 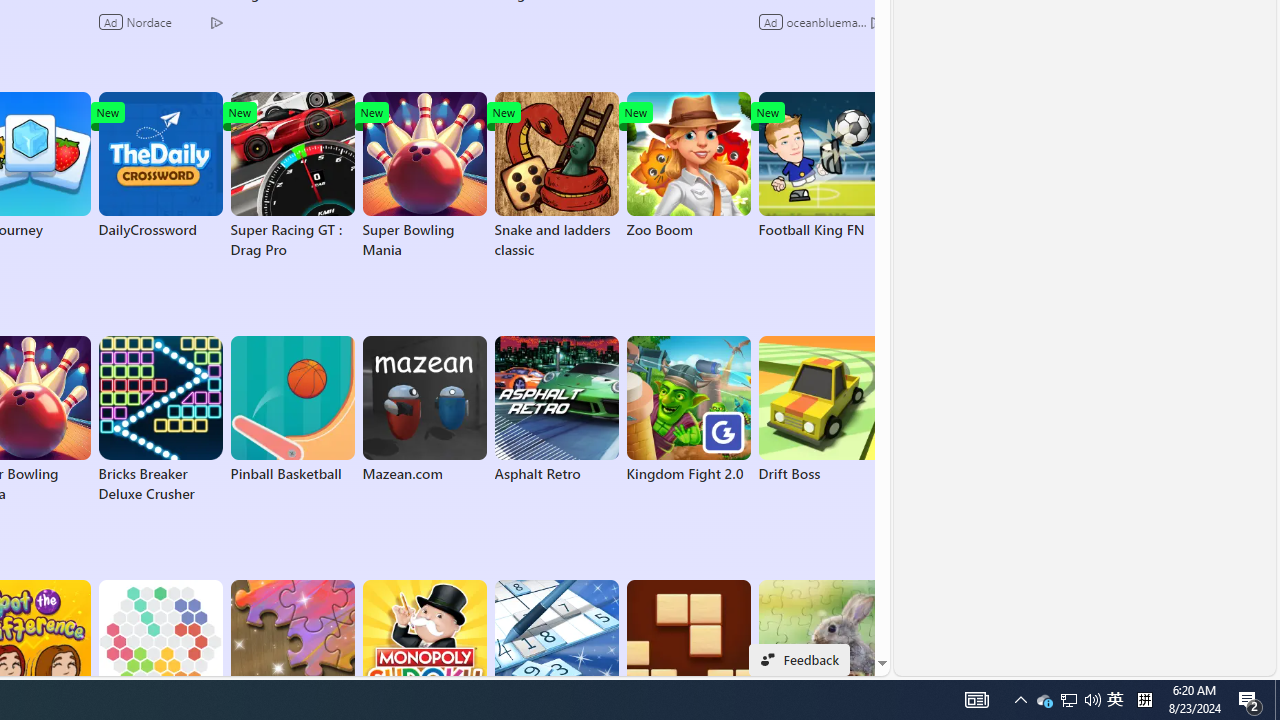 I want to click on 'Super Bowling Mania', so click(x=423, y=175).